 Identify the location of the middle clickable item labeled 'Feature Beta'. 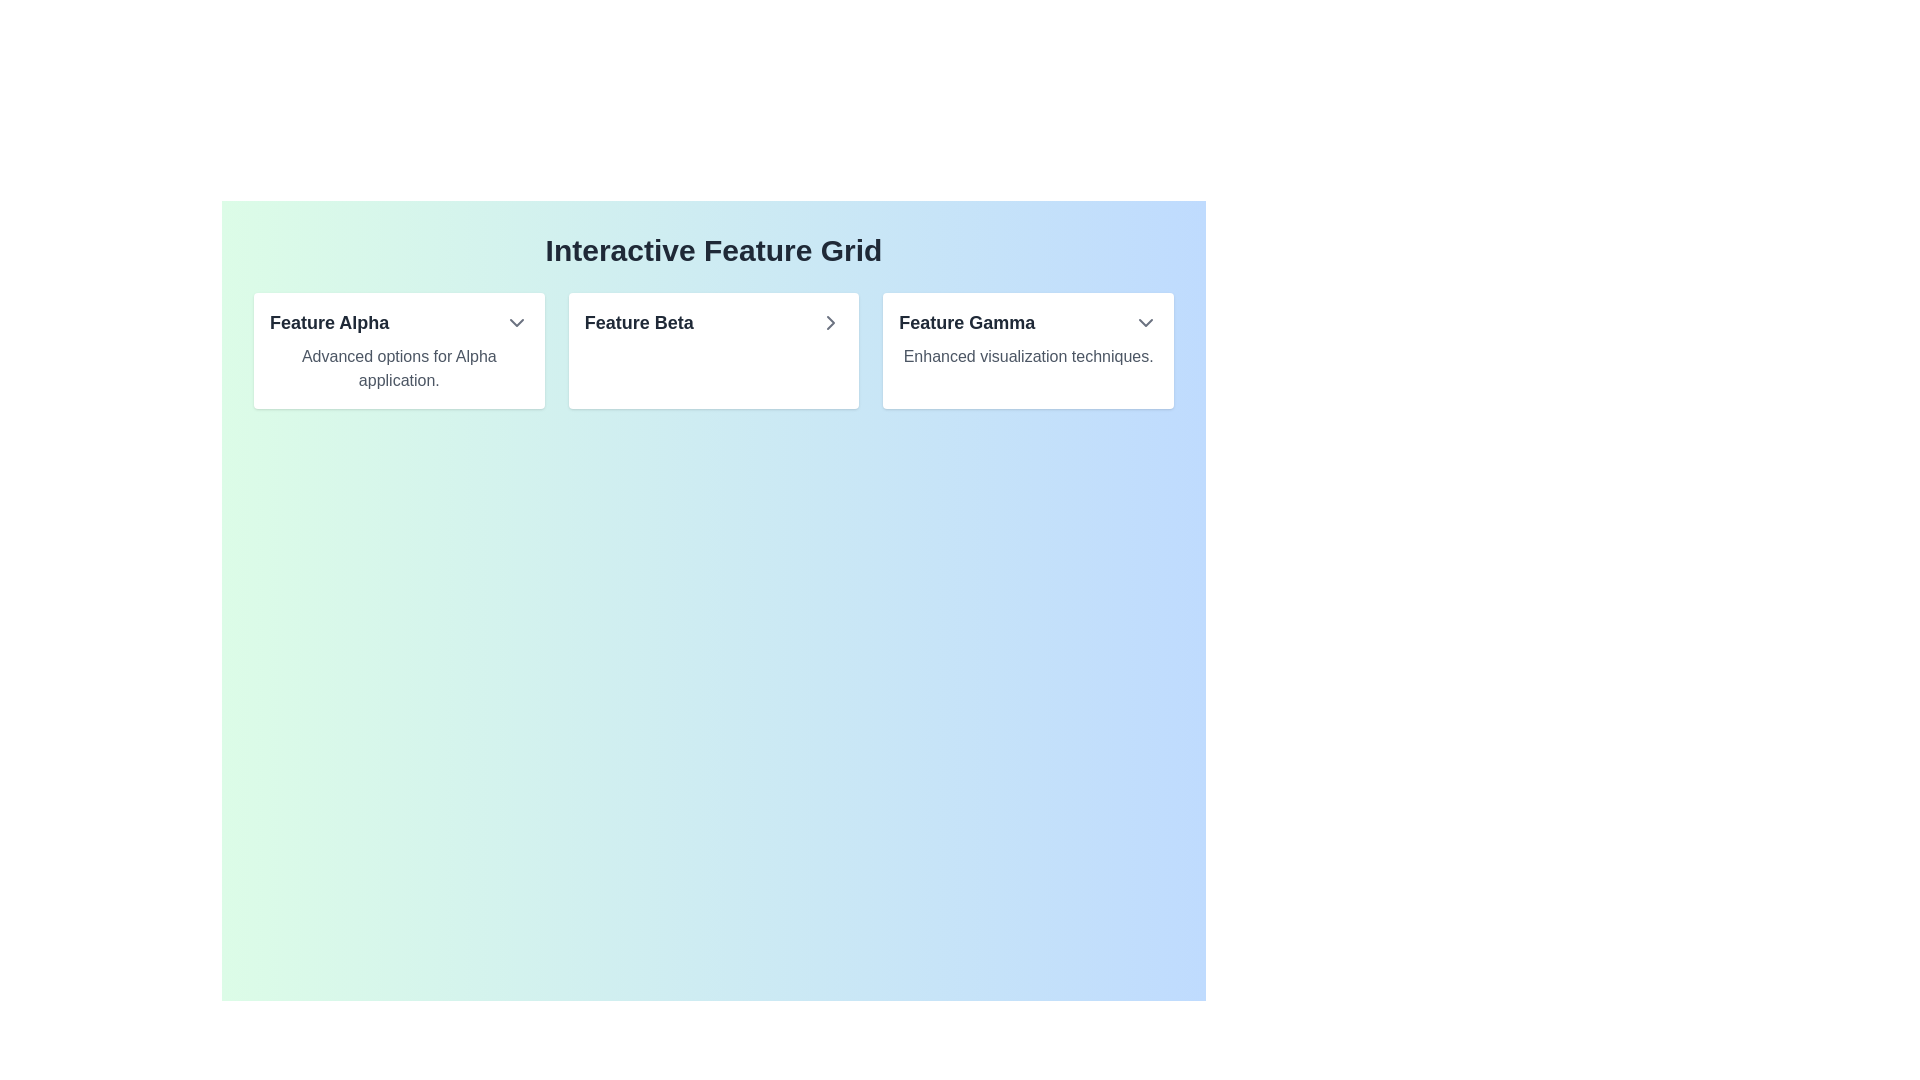
(714, 322).